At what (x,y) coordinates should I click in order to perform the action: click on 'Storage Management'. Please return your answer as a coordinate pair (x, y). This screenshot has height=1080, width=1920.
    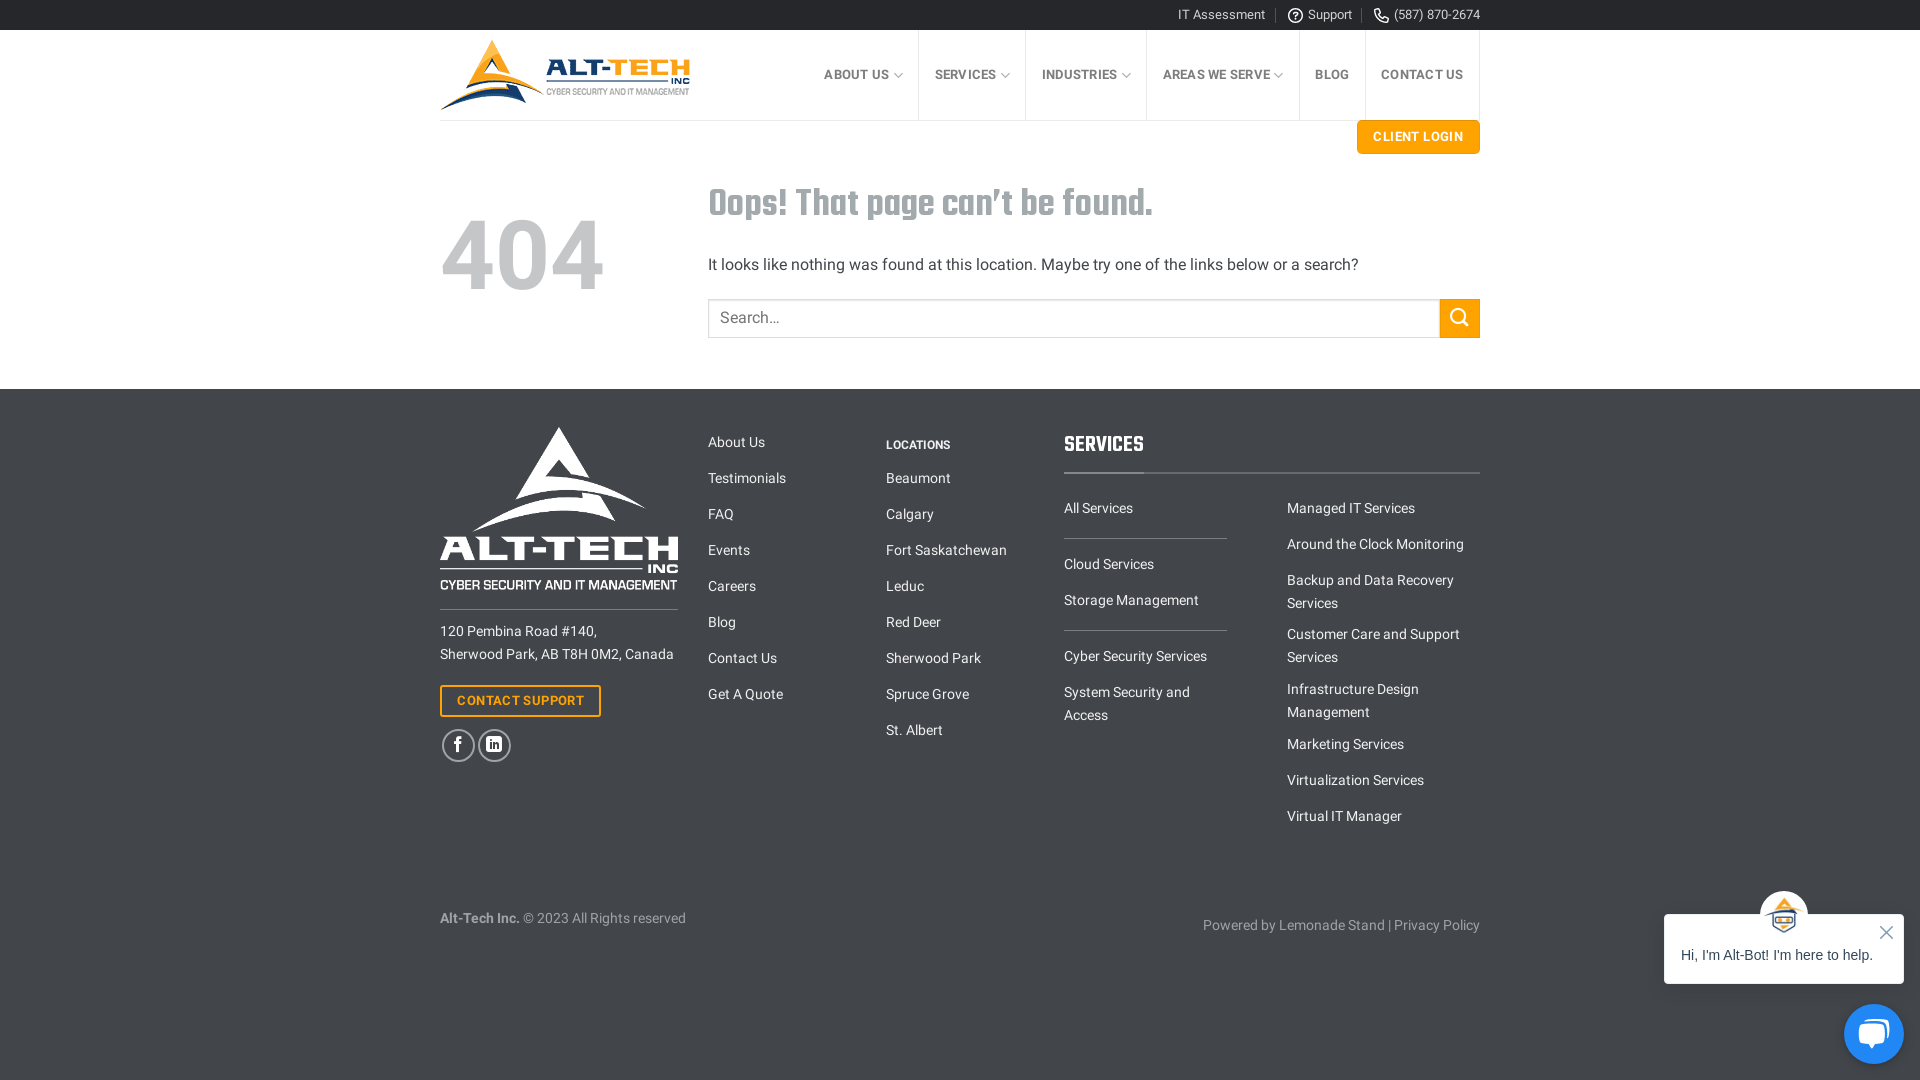
    Looking at the image, I should click on (1145, 601).